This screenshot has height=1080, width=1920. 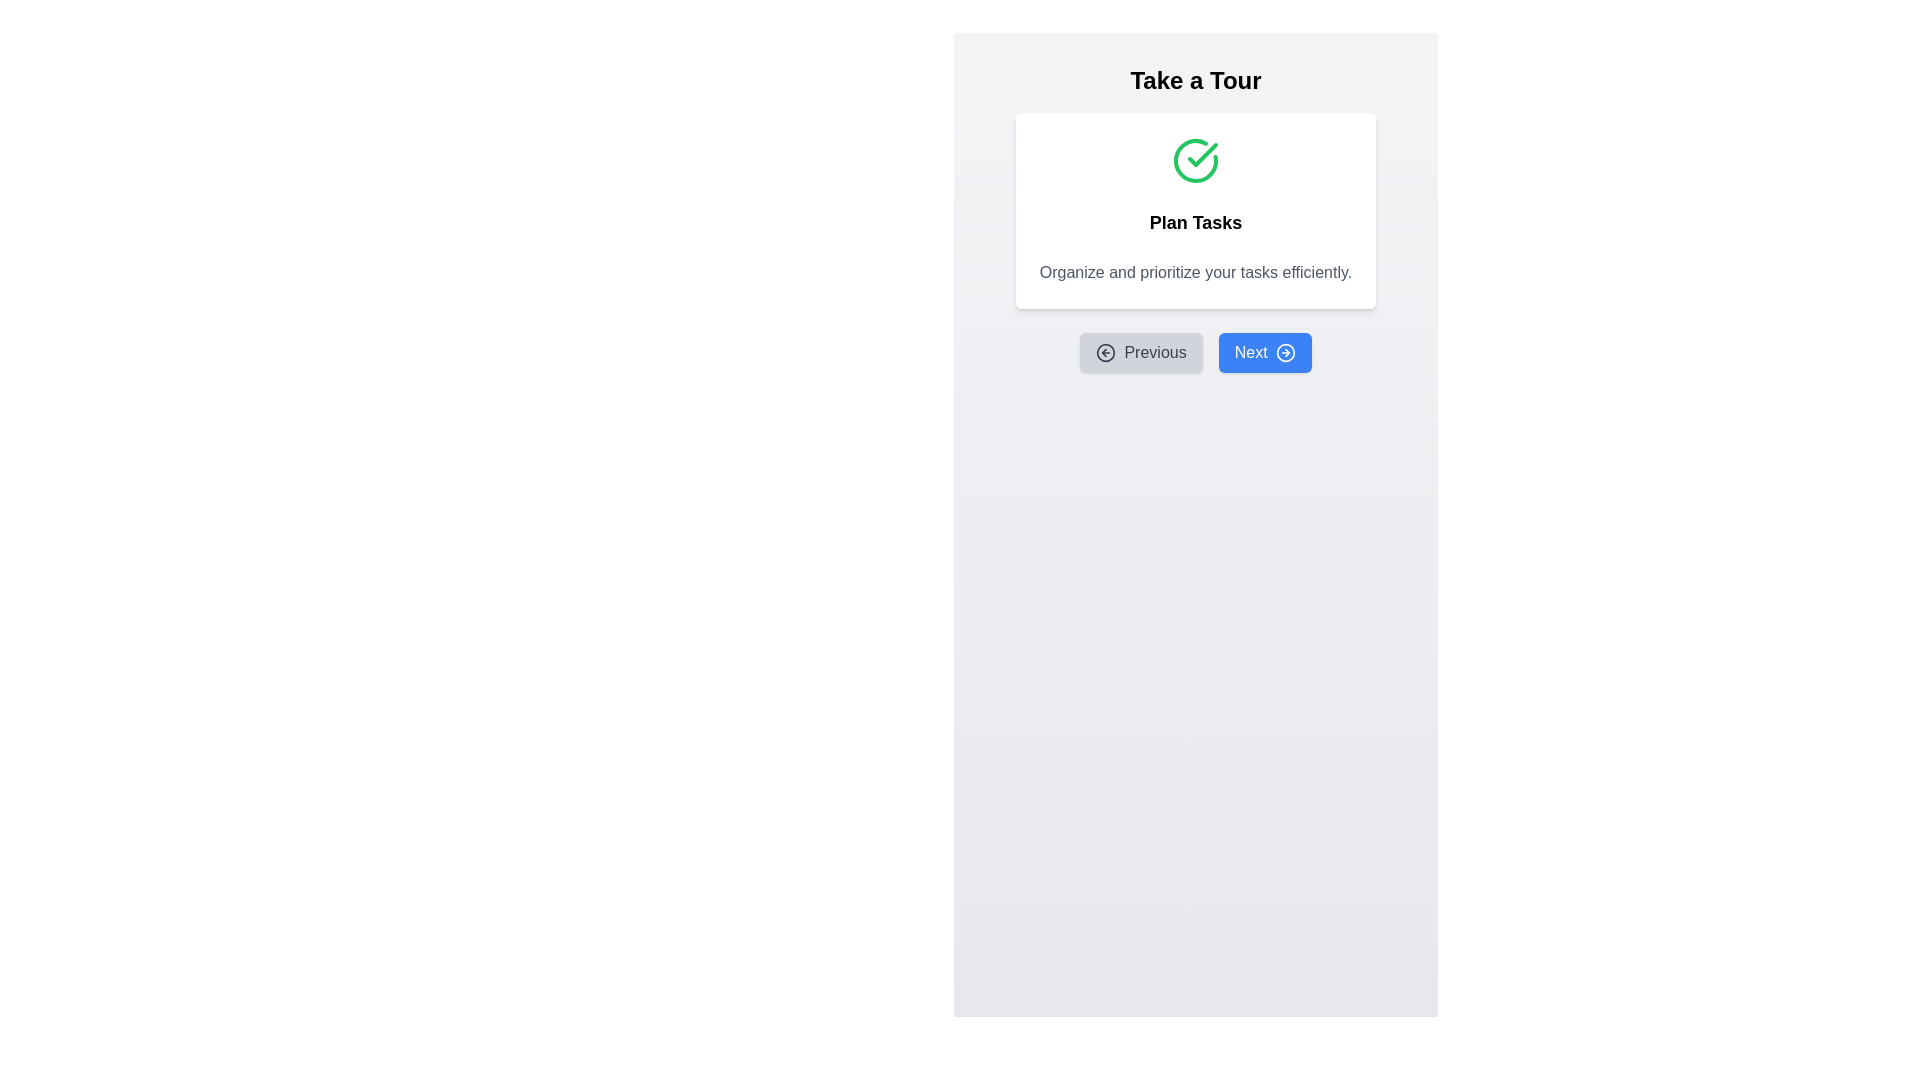 I want to click on the 'Next' button that contains an SVG icon of a circle with an arrow pointing to the right, so click(x=1285, y=352).